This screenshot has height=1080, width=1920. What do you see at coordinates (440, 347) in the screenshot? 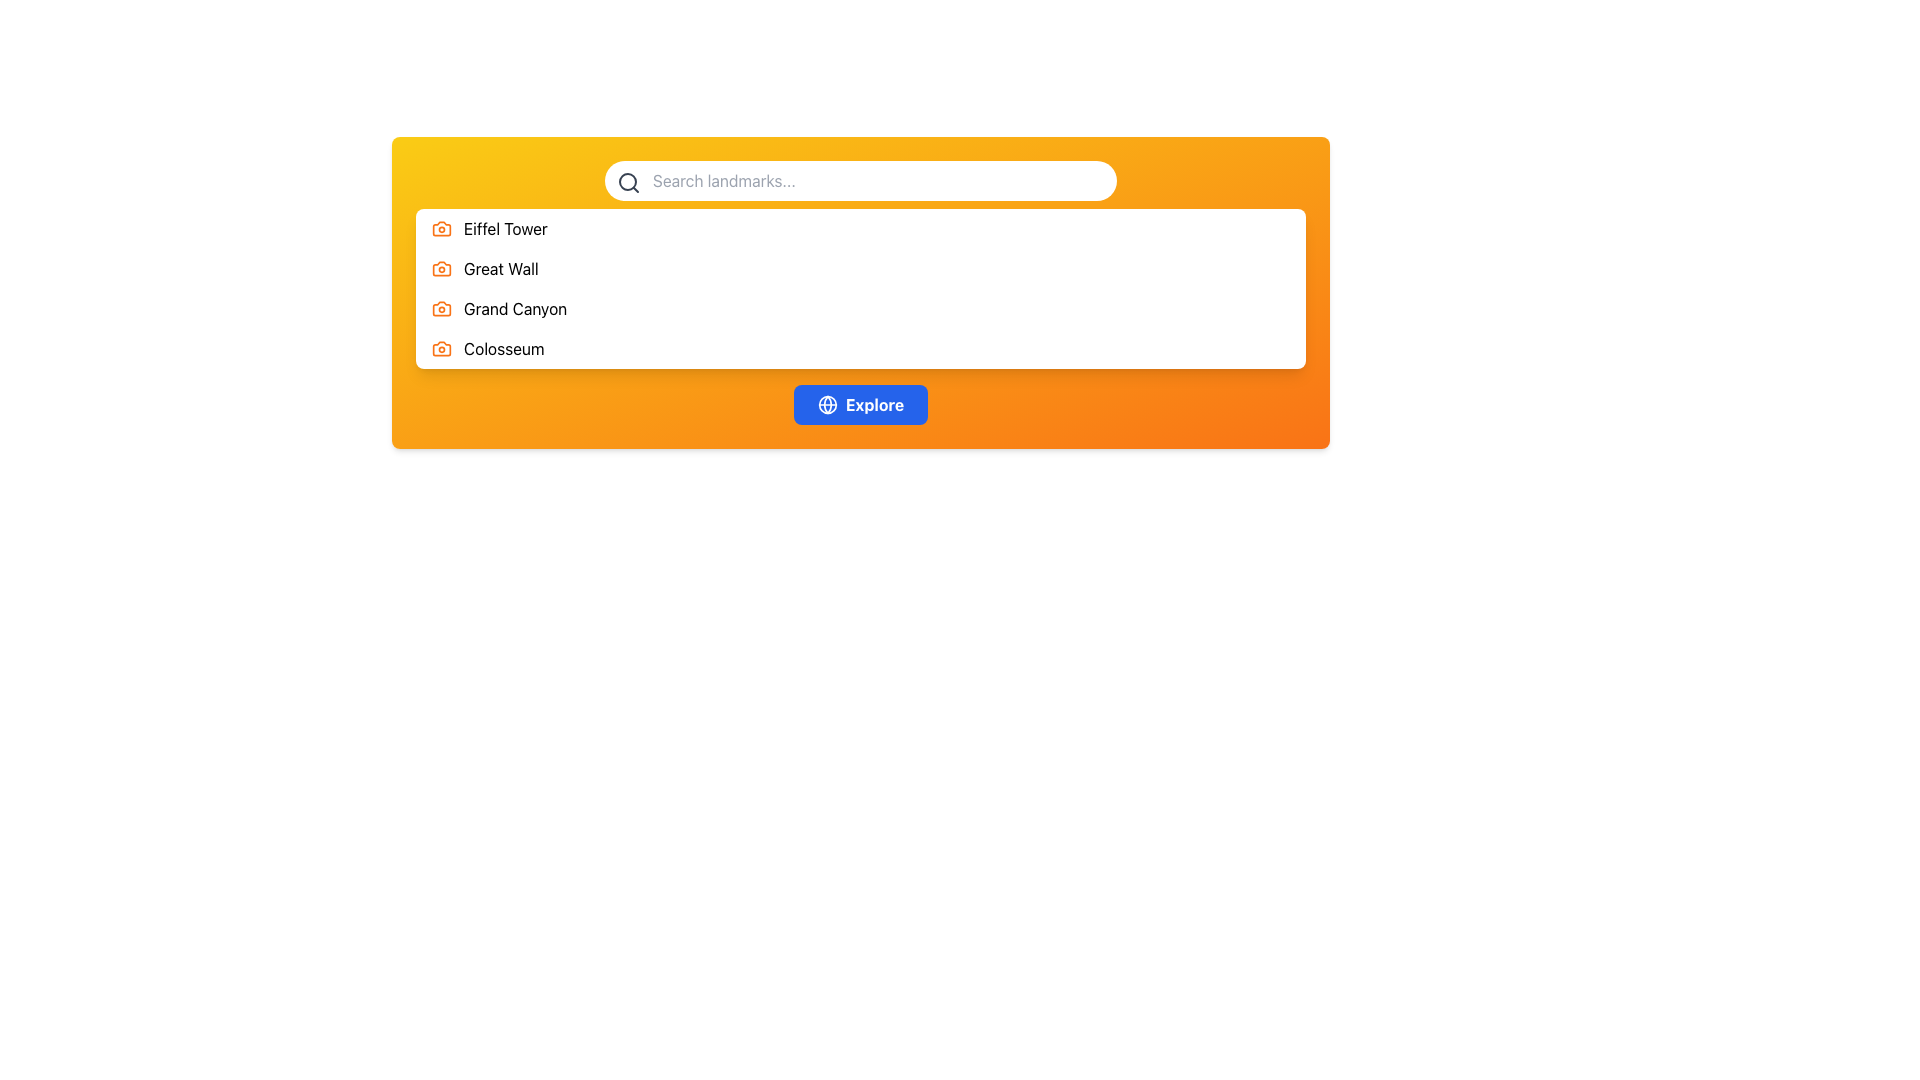
I see `camera icon, which is visually represented by an orange square-like body with a bulge at the top, located next to the 'Colosseum' label as the fourth item in the list` at bounding box center [440, 347].